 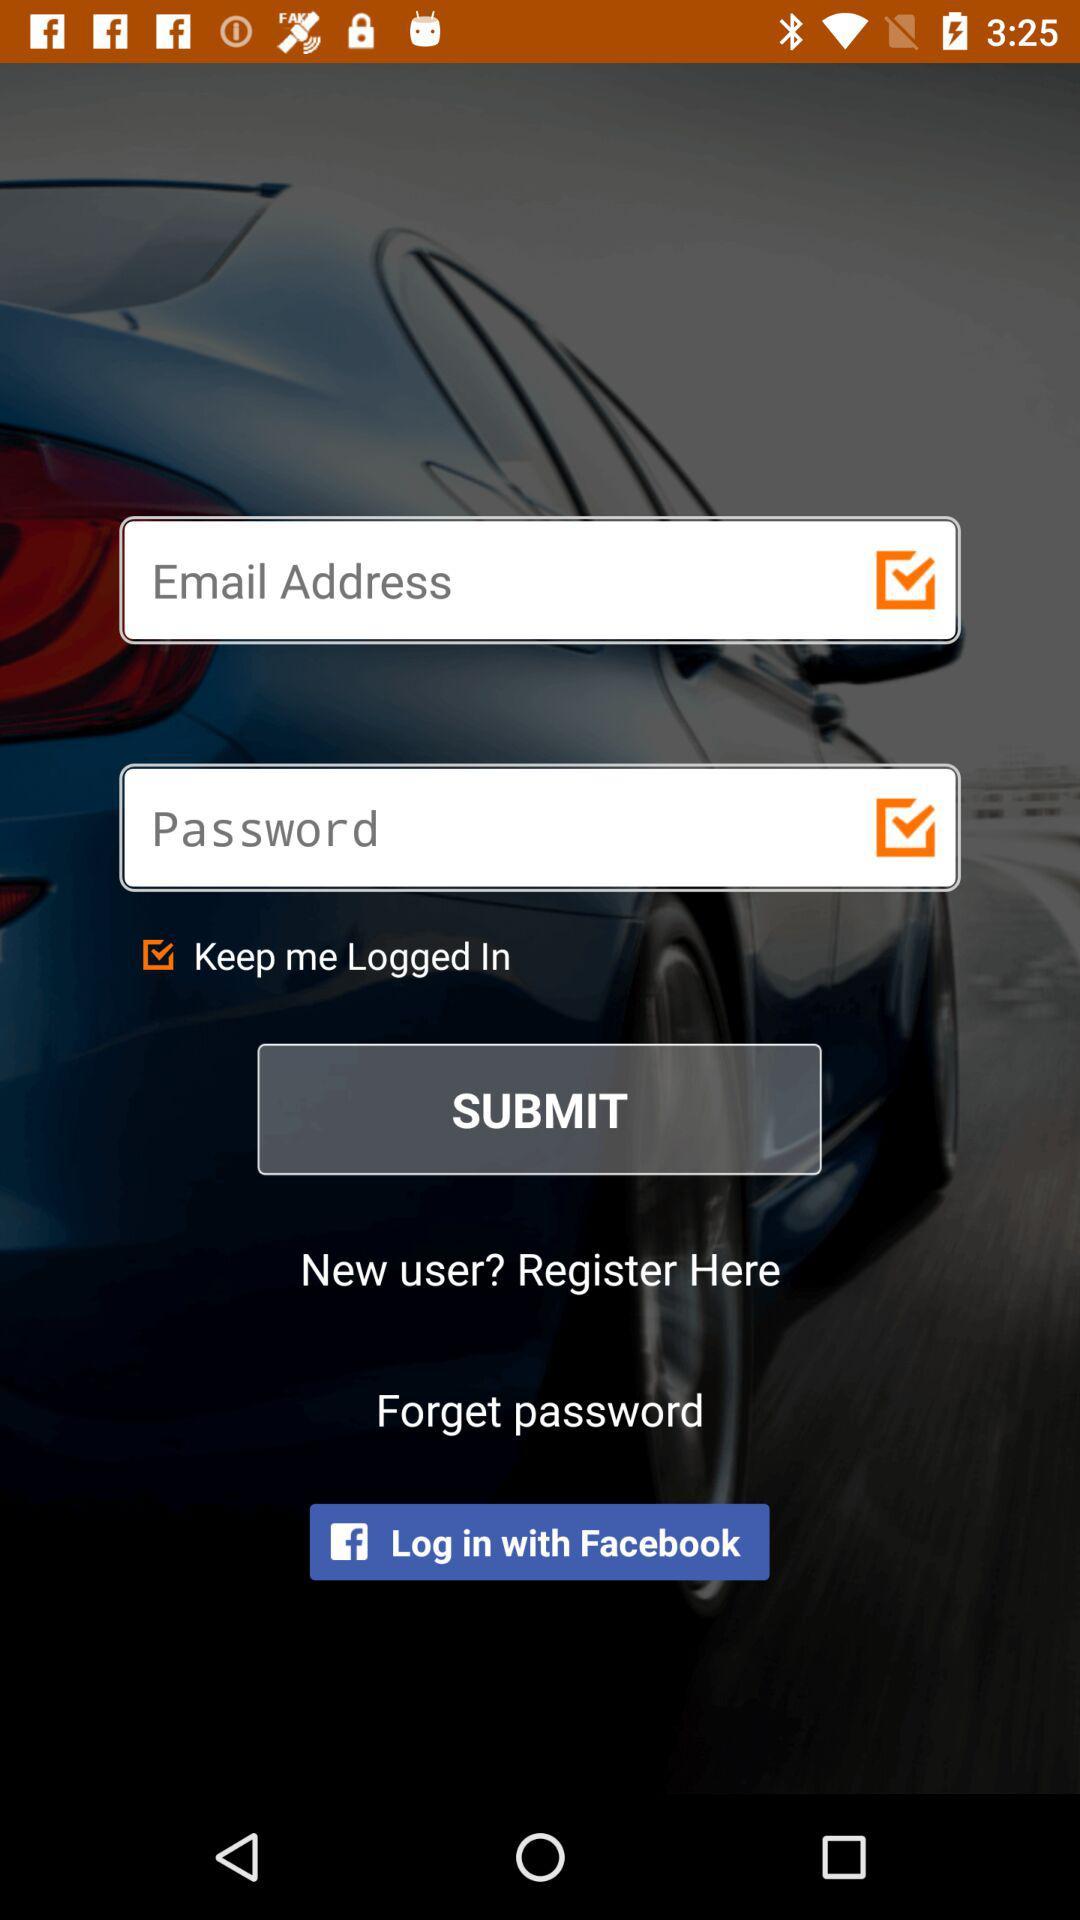 What do you see at coordinates (540, 1407) in the screenshot?
I see `item below the new user register` at bounding box center [540, 1407].